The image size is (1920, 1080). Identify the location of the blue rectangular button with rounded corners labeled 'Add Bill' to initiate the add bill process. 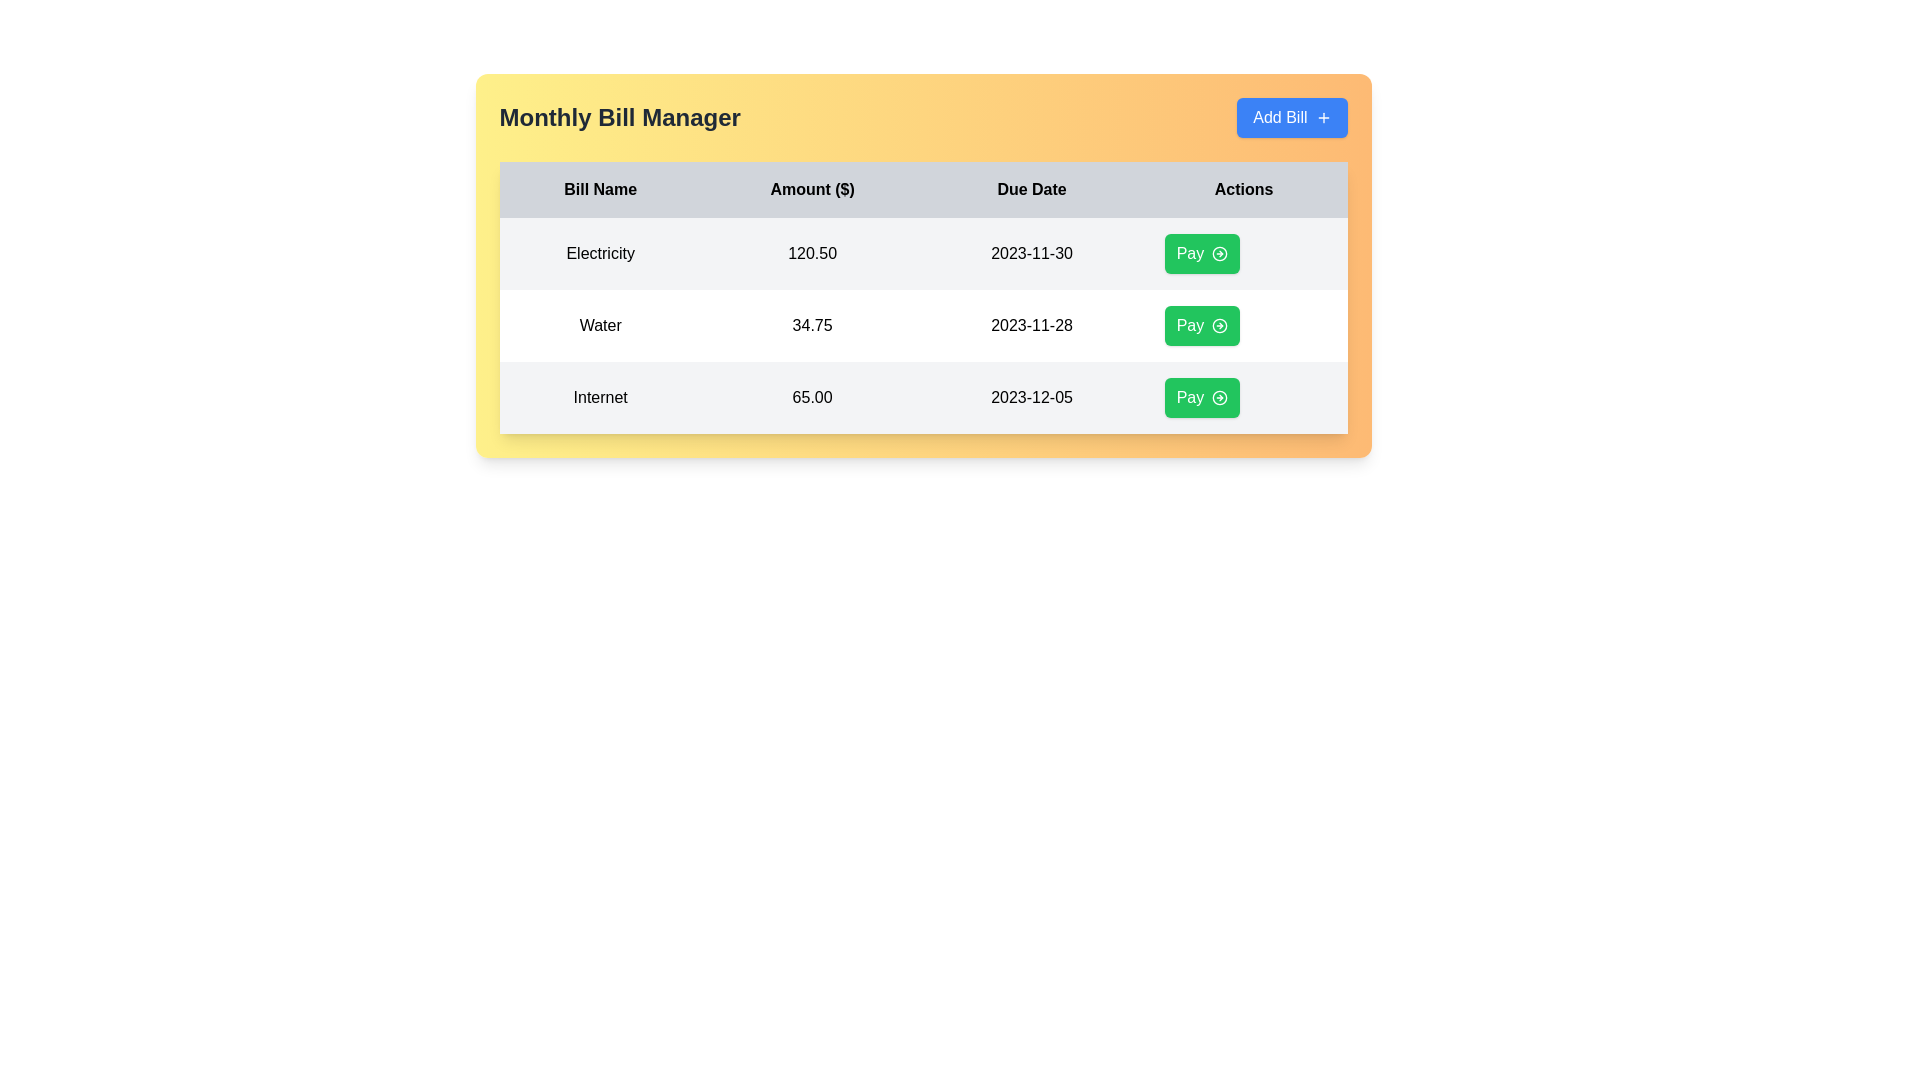
(1292, 118).